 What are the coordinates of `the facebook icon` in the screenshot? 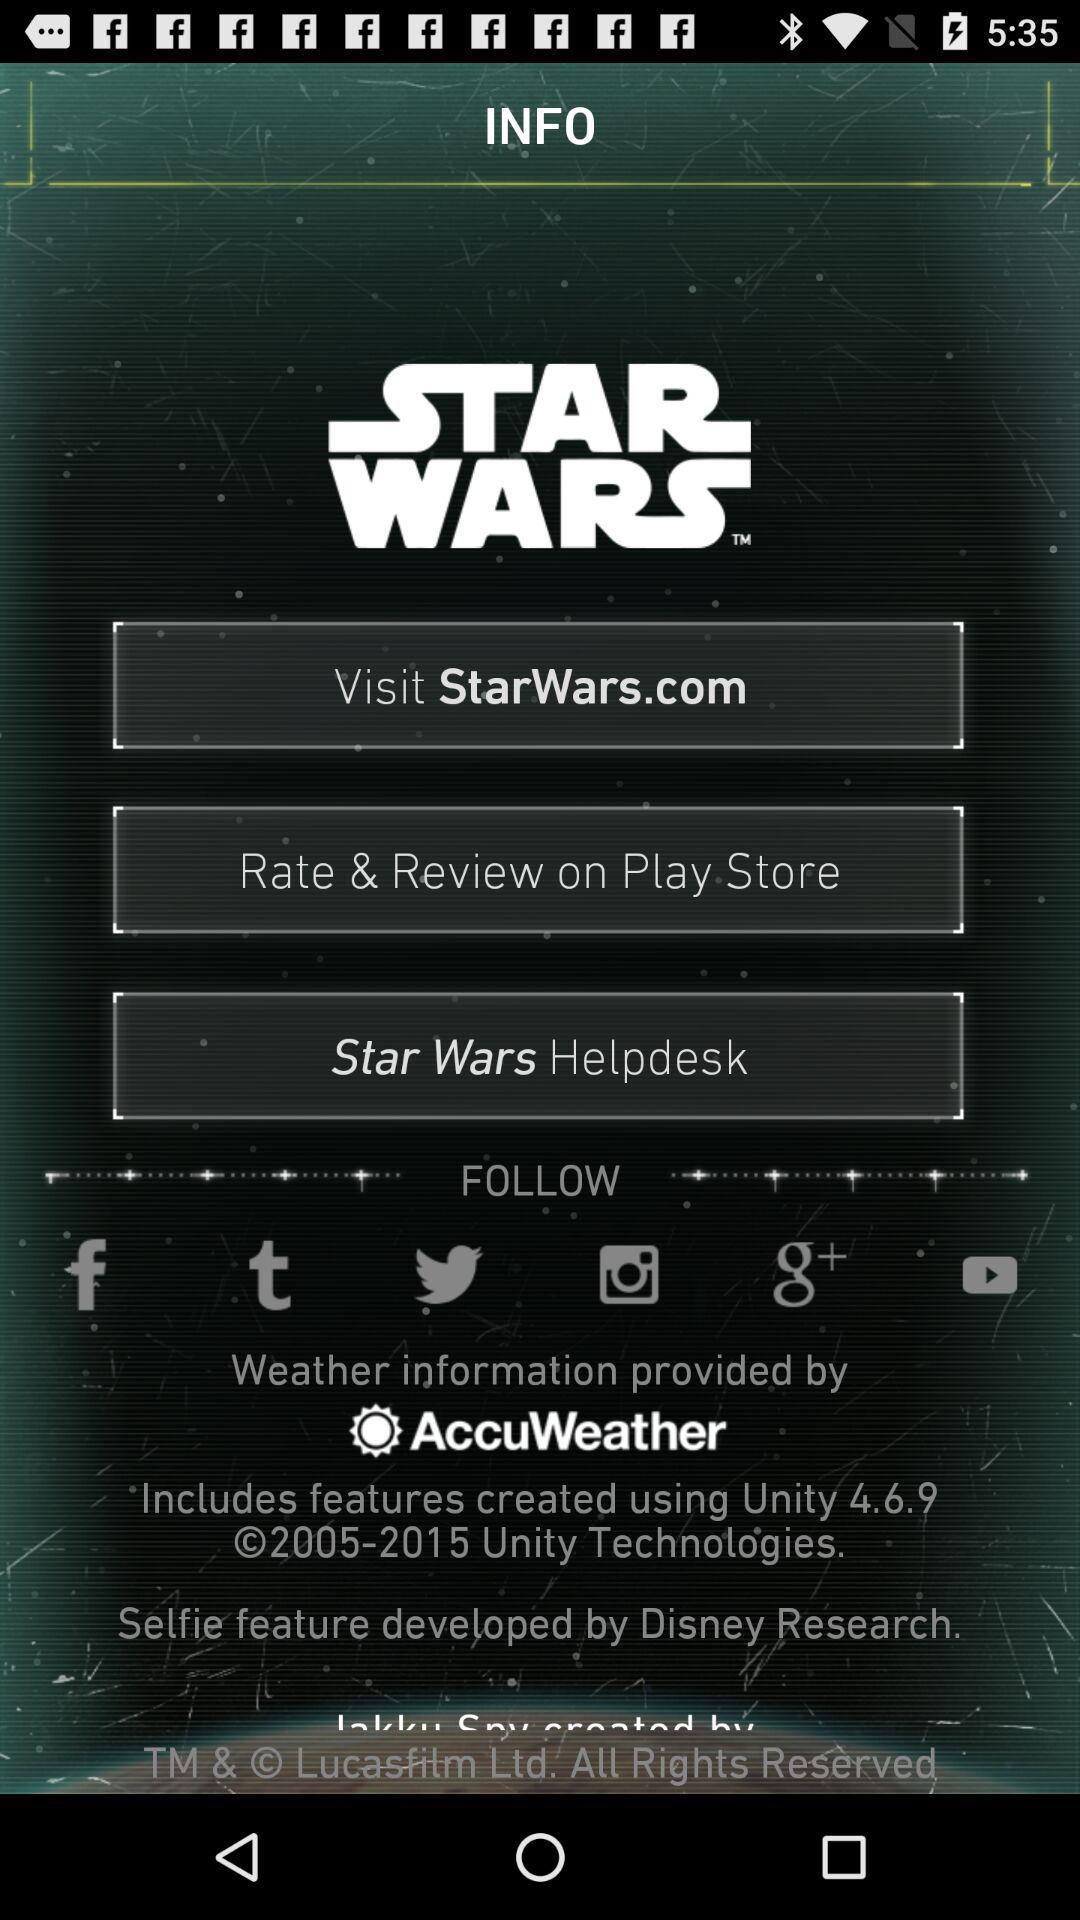 It's located at (88, 1362).